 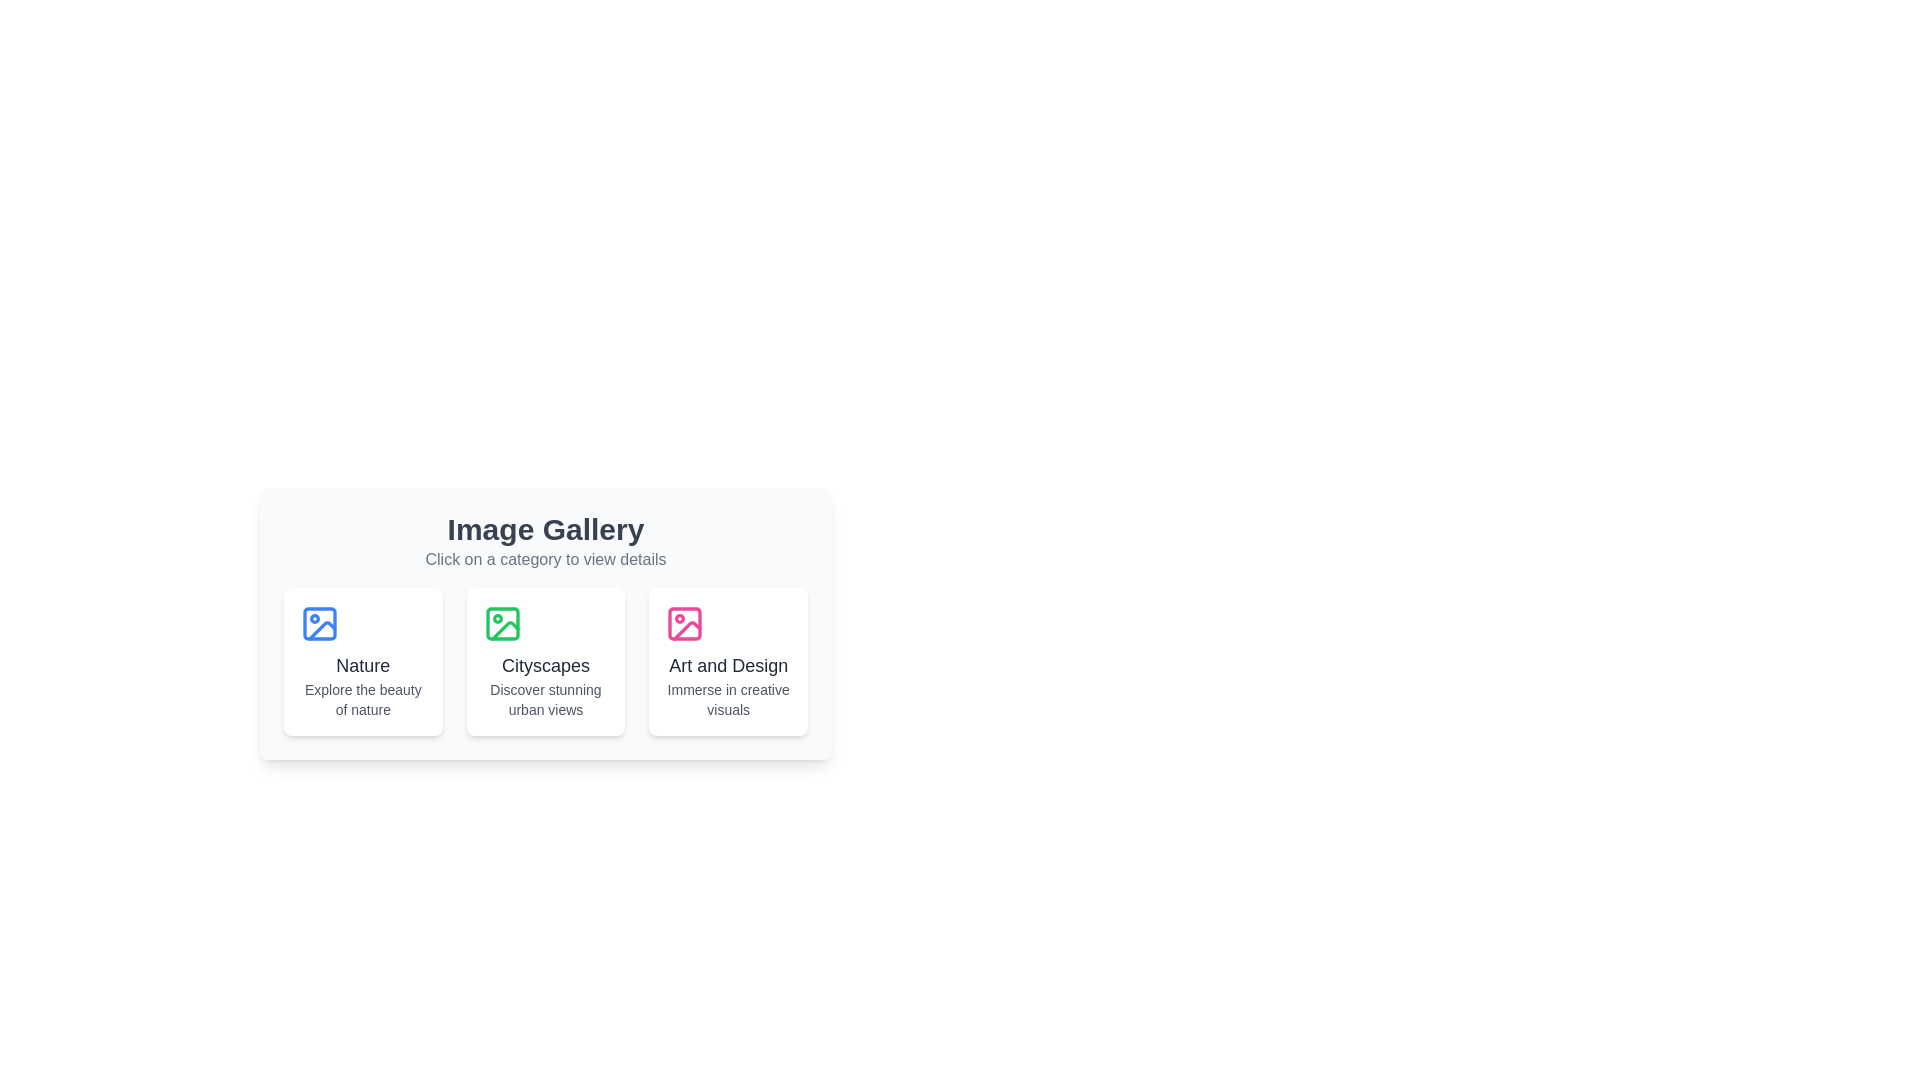 I want to click on the first interactive card labeled 'Nature' in the Image Gallery, so click(x=363, y=662).